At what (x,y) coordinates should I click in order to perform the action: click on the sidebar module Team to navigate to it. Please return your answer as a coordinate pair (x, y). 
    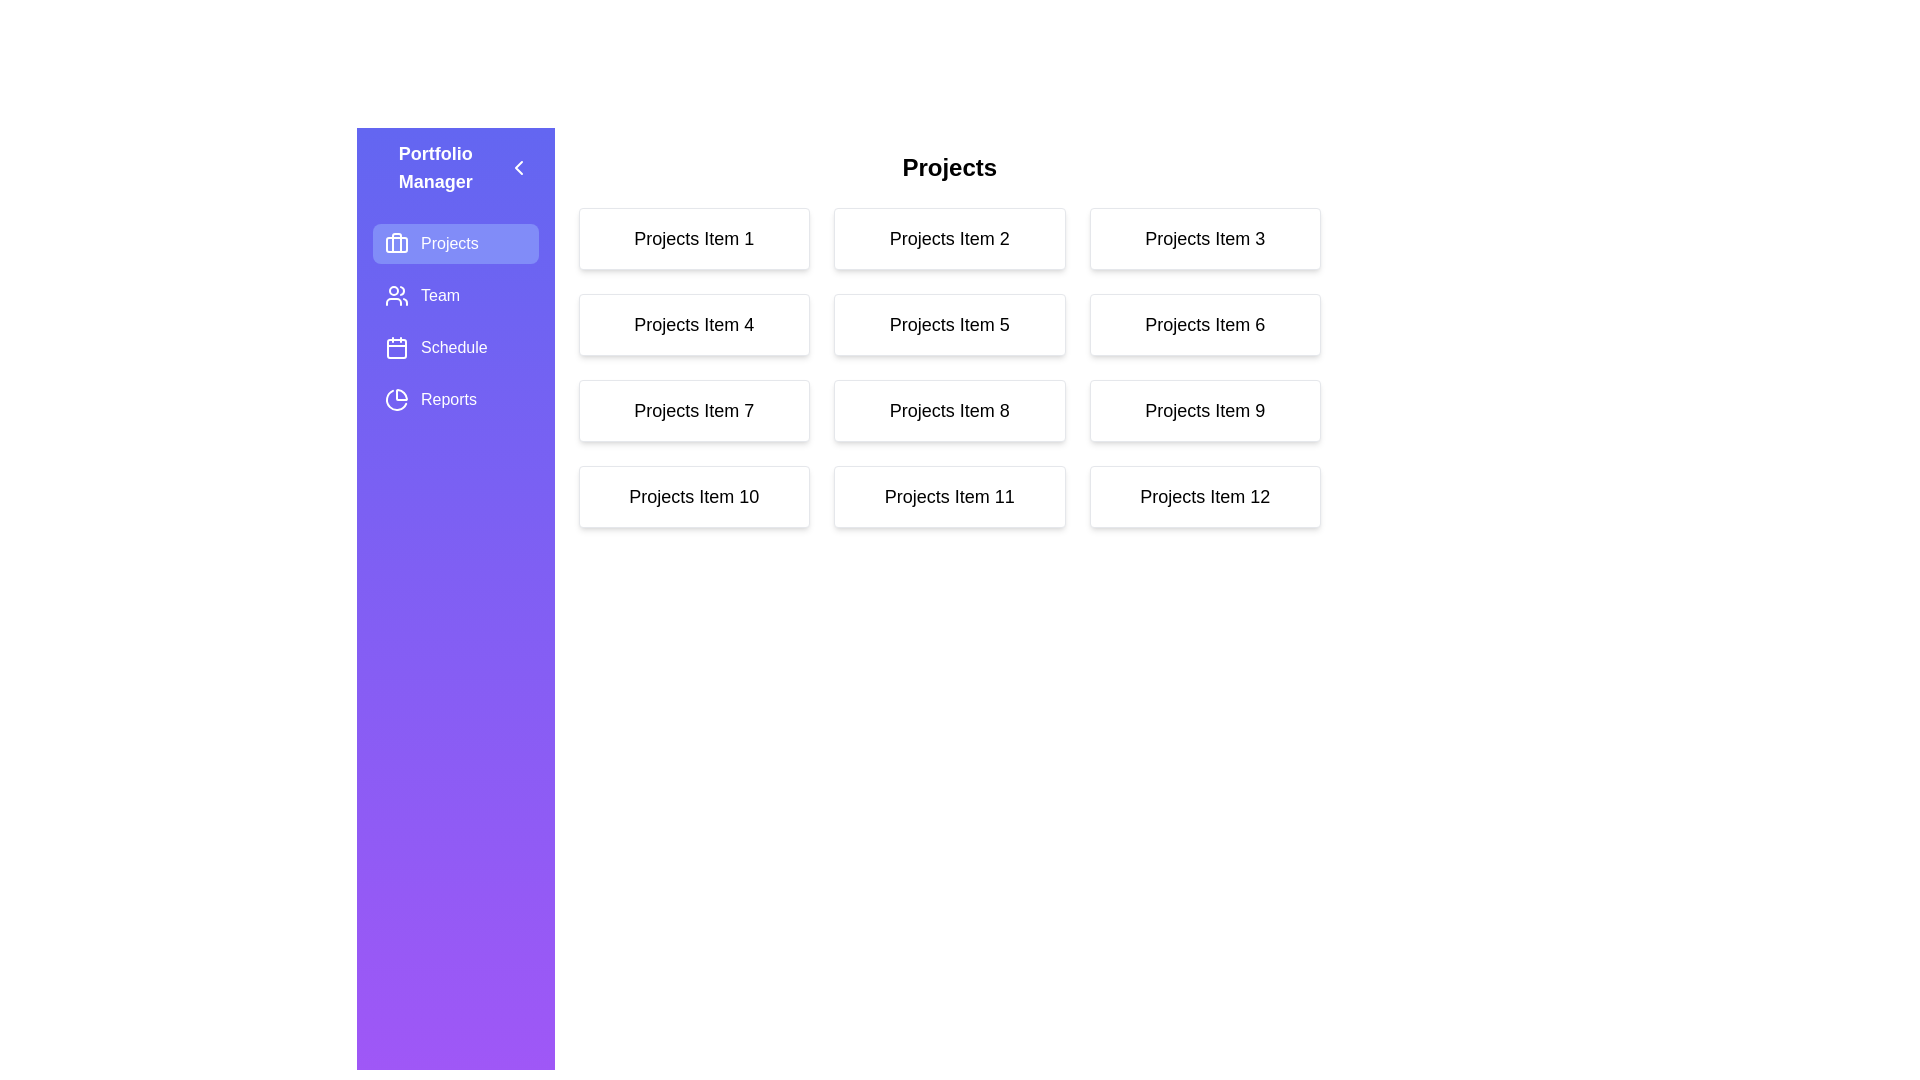
    Looking at the image, I should click on (454, 296).